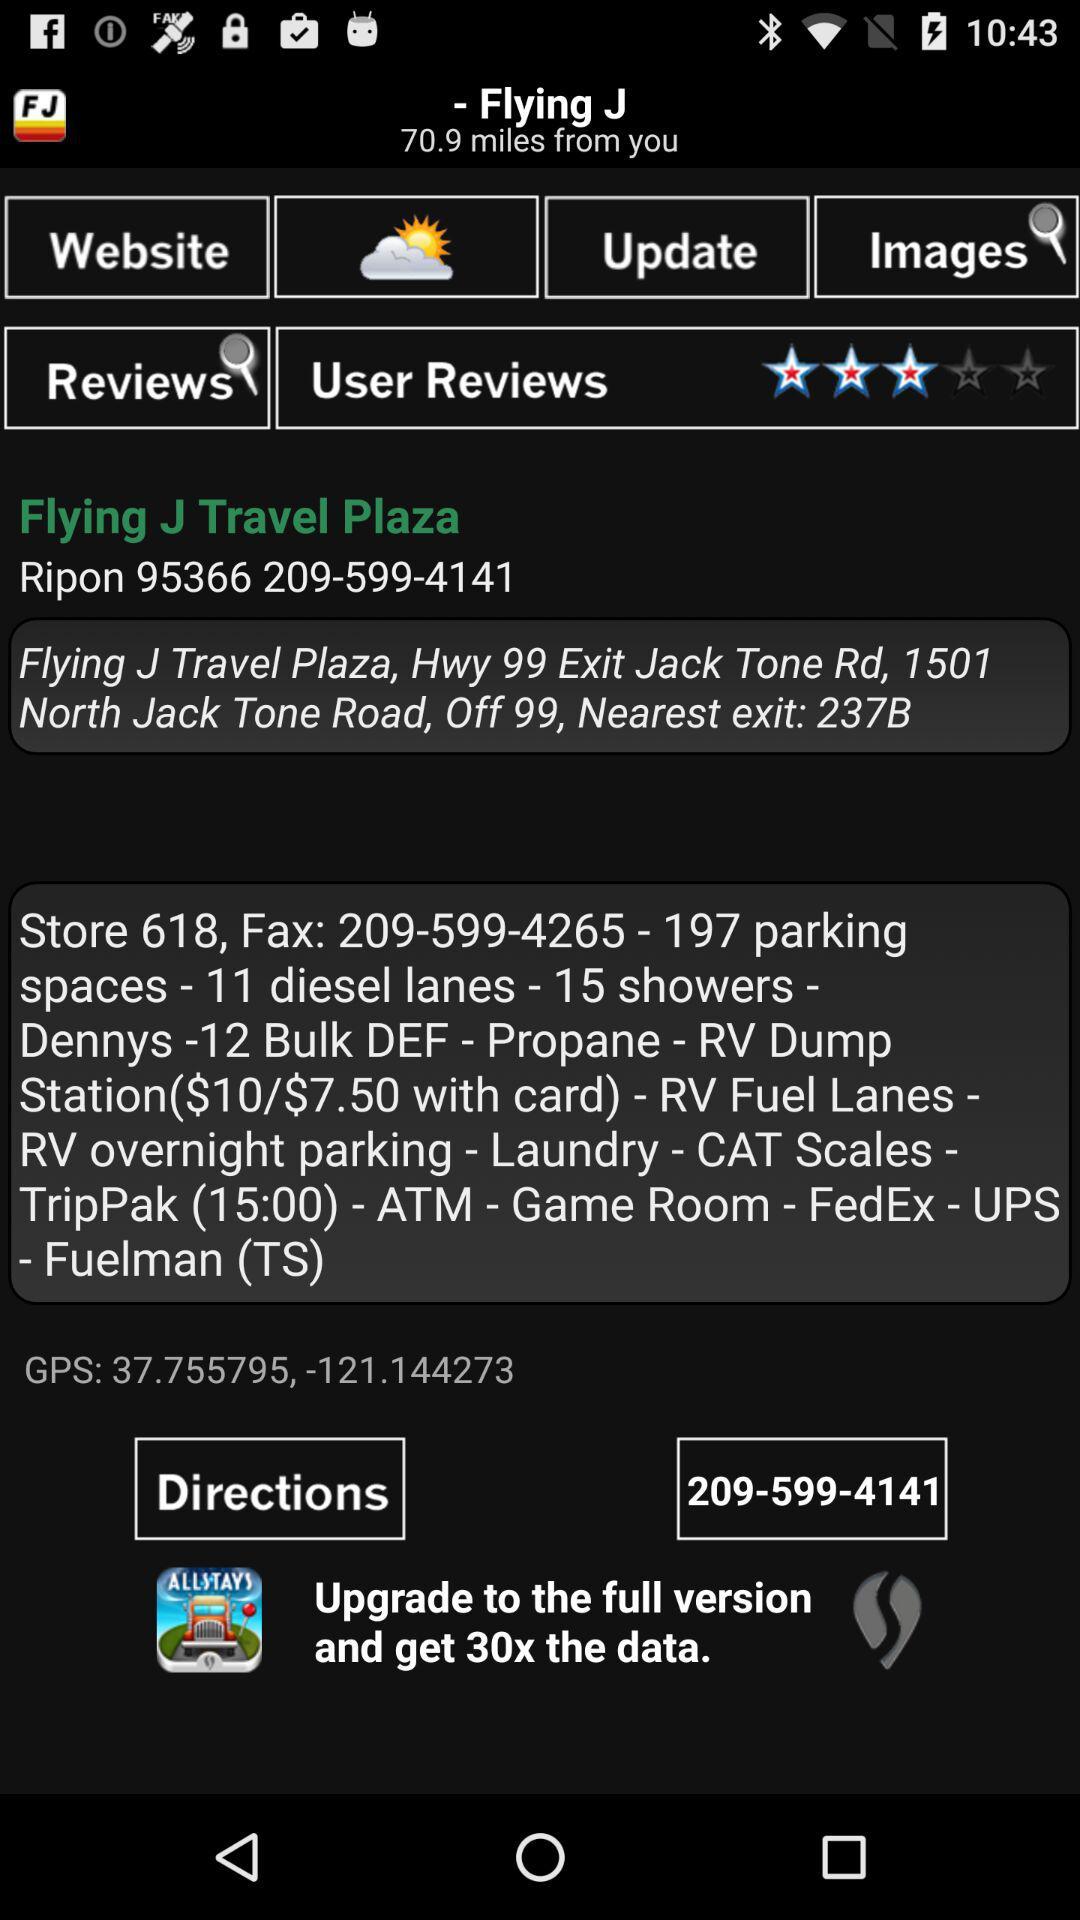 This screenshot has height=1920, width=1080. What do you see at coordinates (945, 245) in the screenshot?
I see `images` at bounding box center [945, 245].